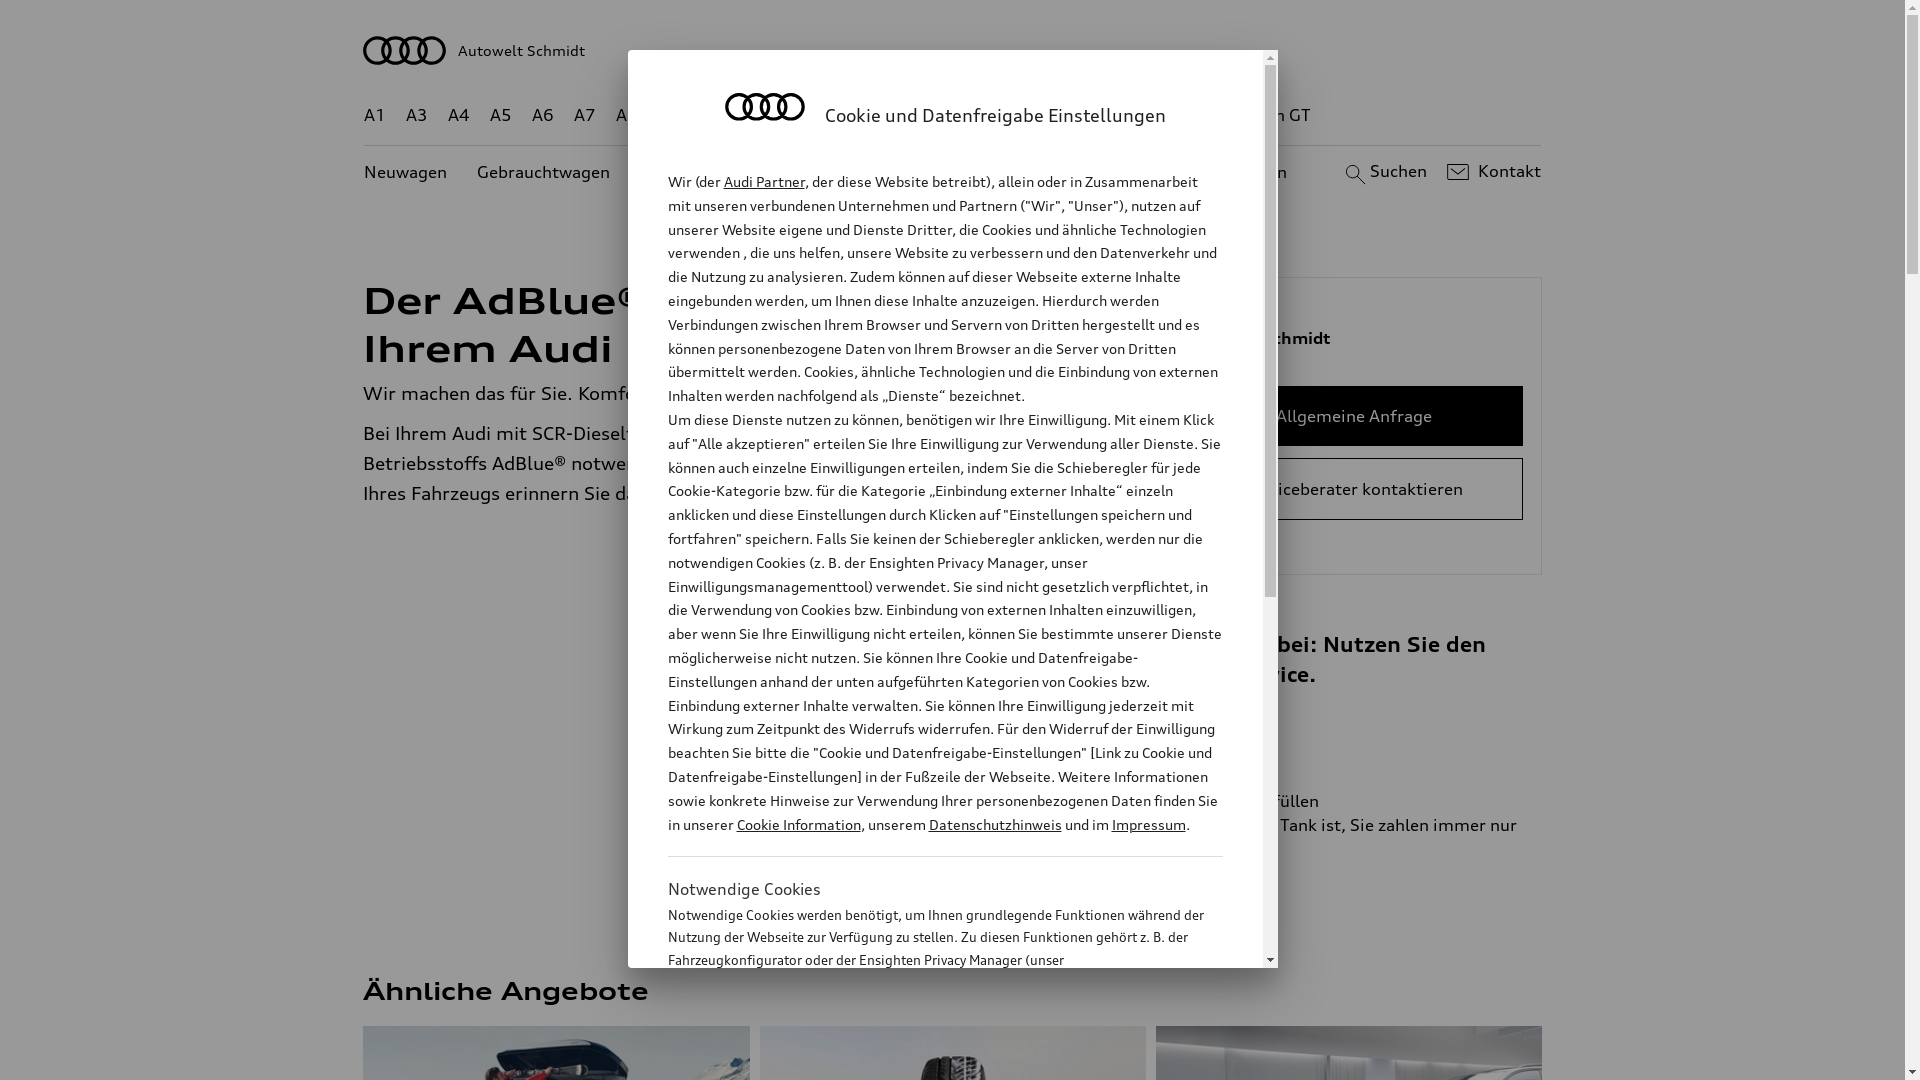 This screenshot has height=1080, width=1920. I want to click on 'A5', so click(500, 115).